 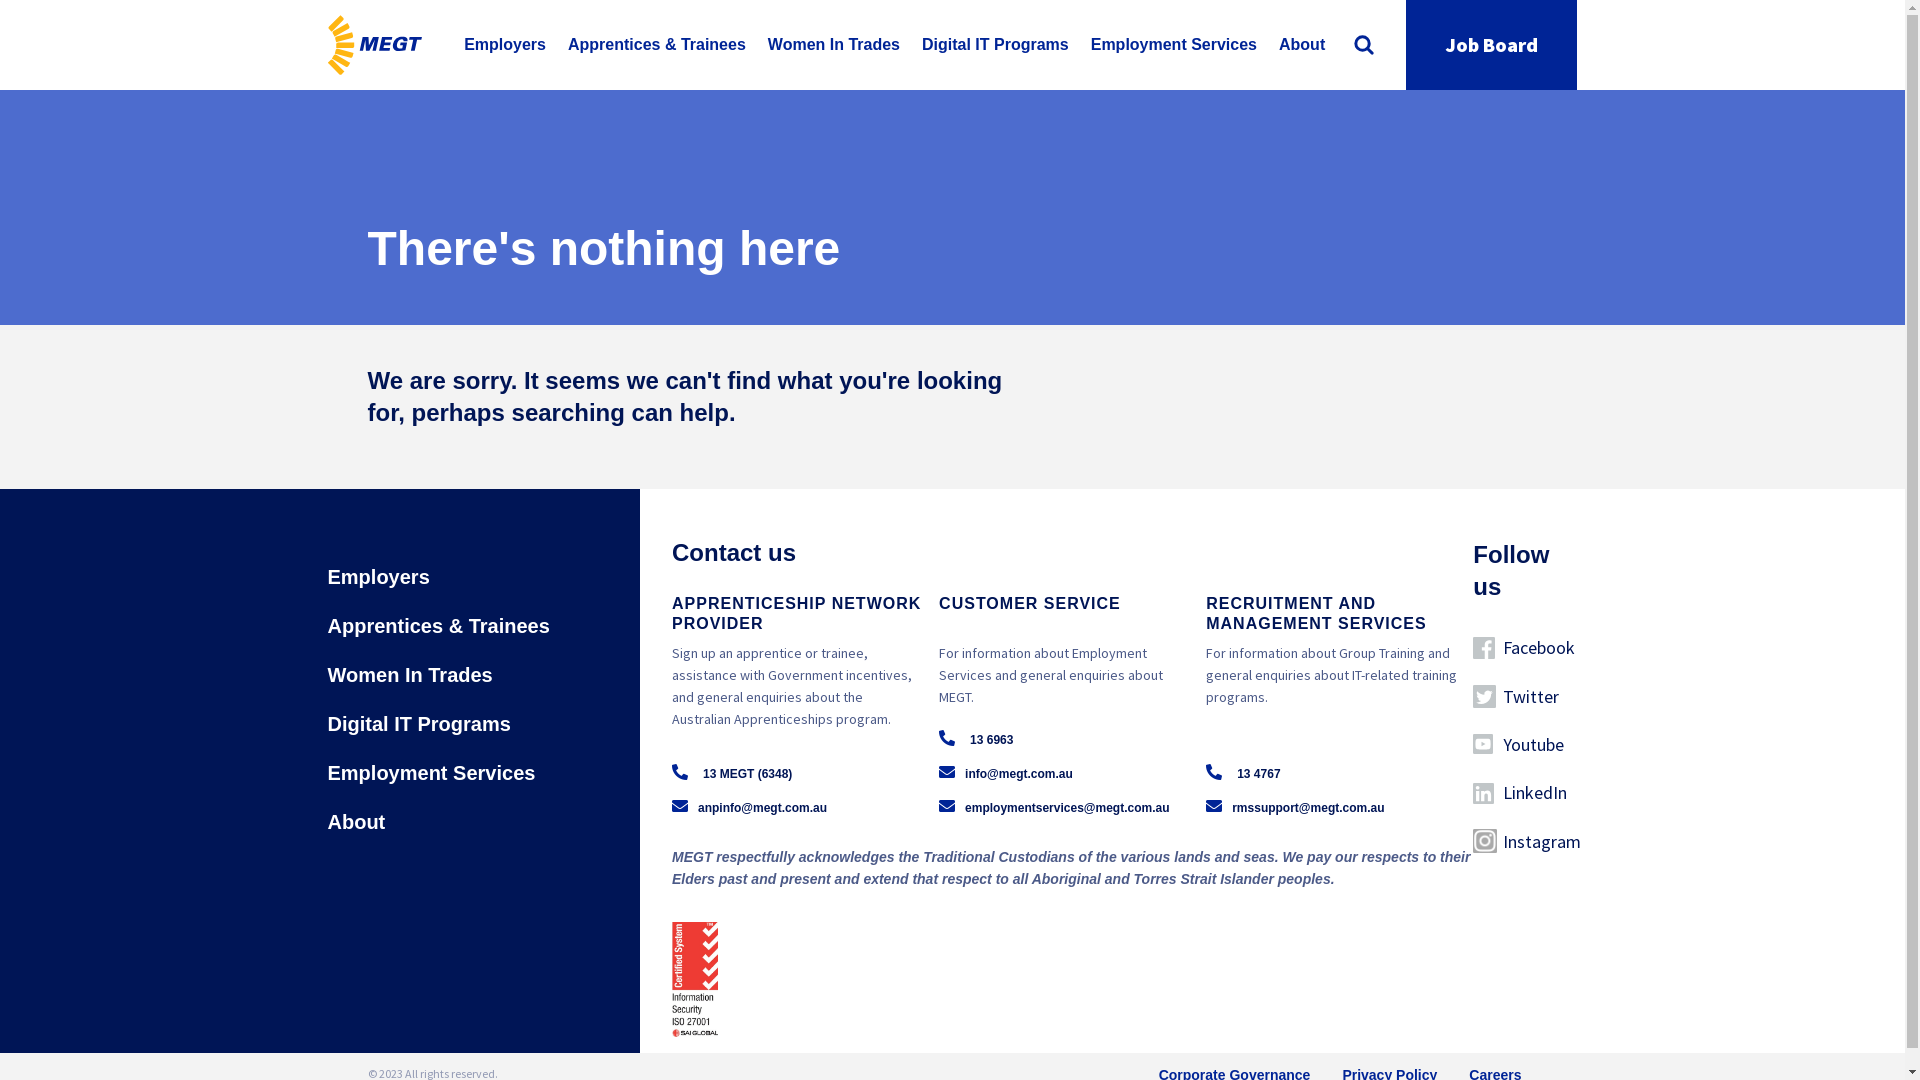 I want to click on '13 6963', so click(x=991, y=740).